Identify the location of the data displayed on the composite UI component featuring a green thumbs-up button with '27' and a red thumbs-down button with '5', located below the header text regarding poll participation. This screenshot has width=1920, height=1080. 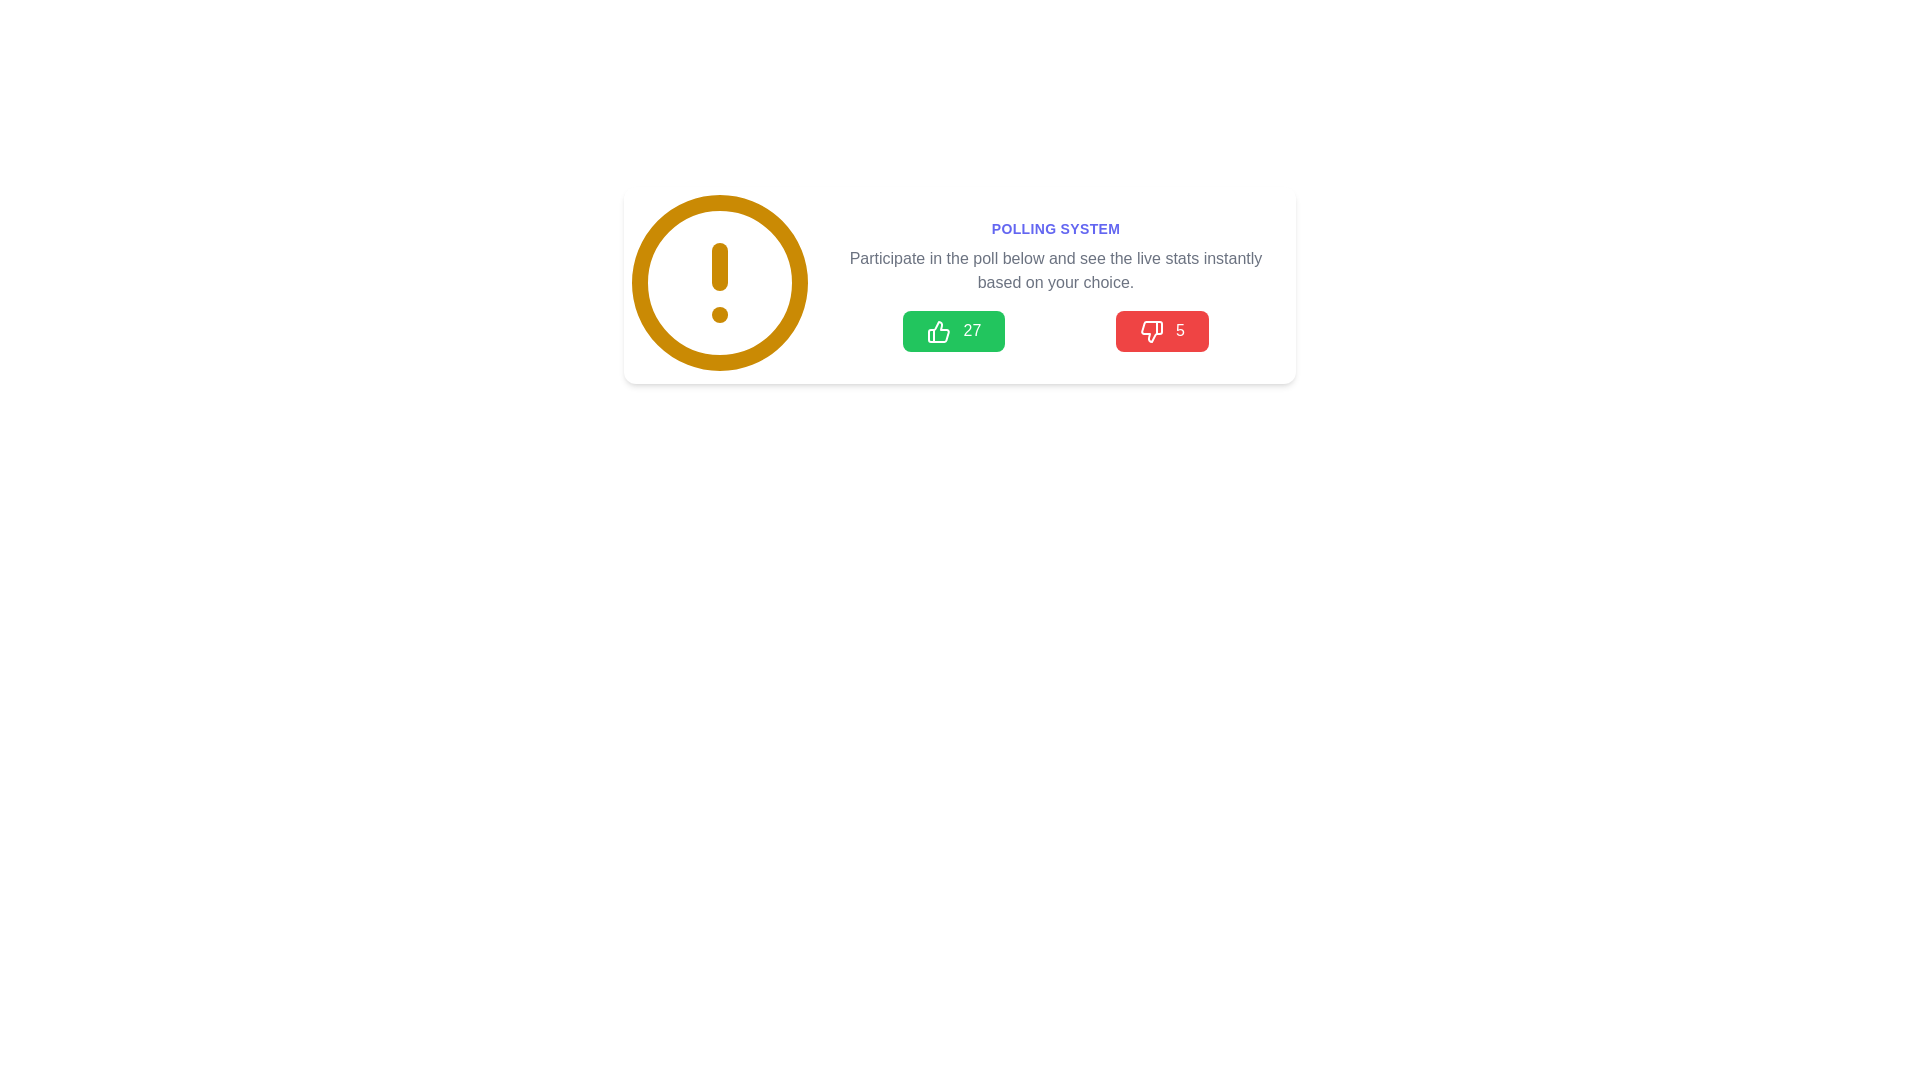
(1055, 330).